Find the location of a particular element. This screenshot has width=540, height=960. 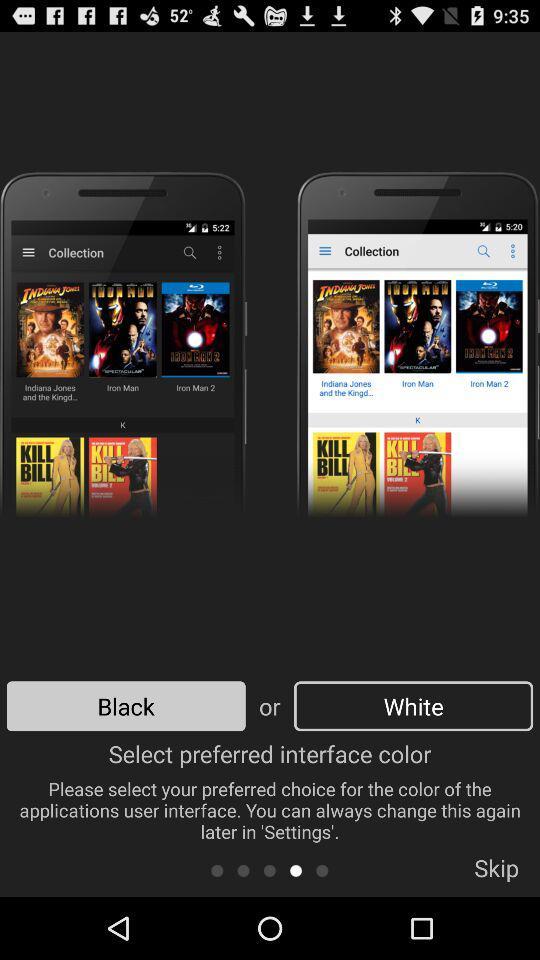

skip is located at coordinates (495, 873).